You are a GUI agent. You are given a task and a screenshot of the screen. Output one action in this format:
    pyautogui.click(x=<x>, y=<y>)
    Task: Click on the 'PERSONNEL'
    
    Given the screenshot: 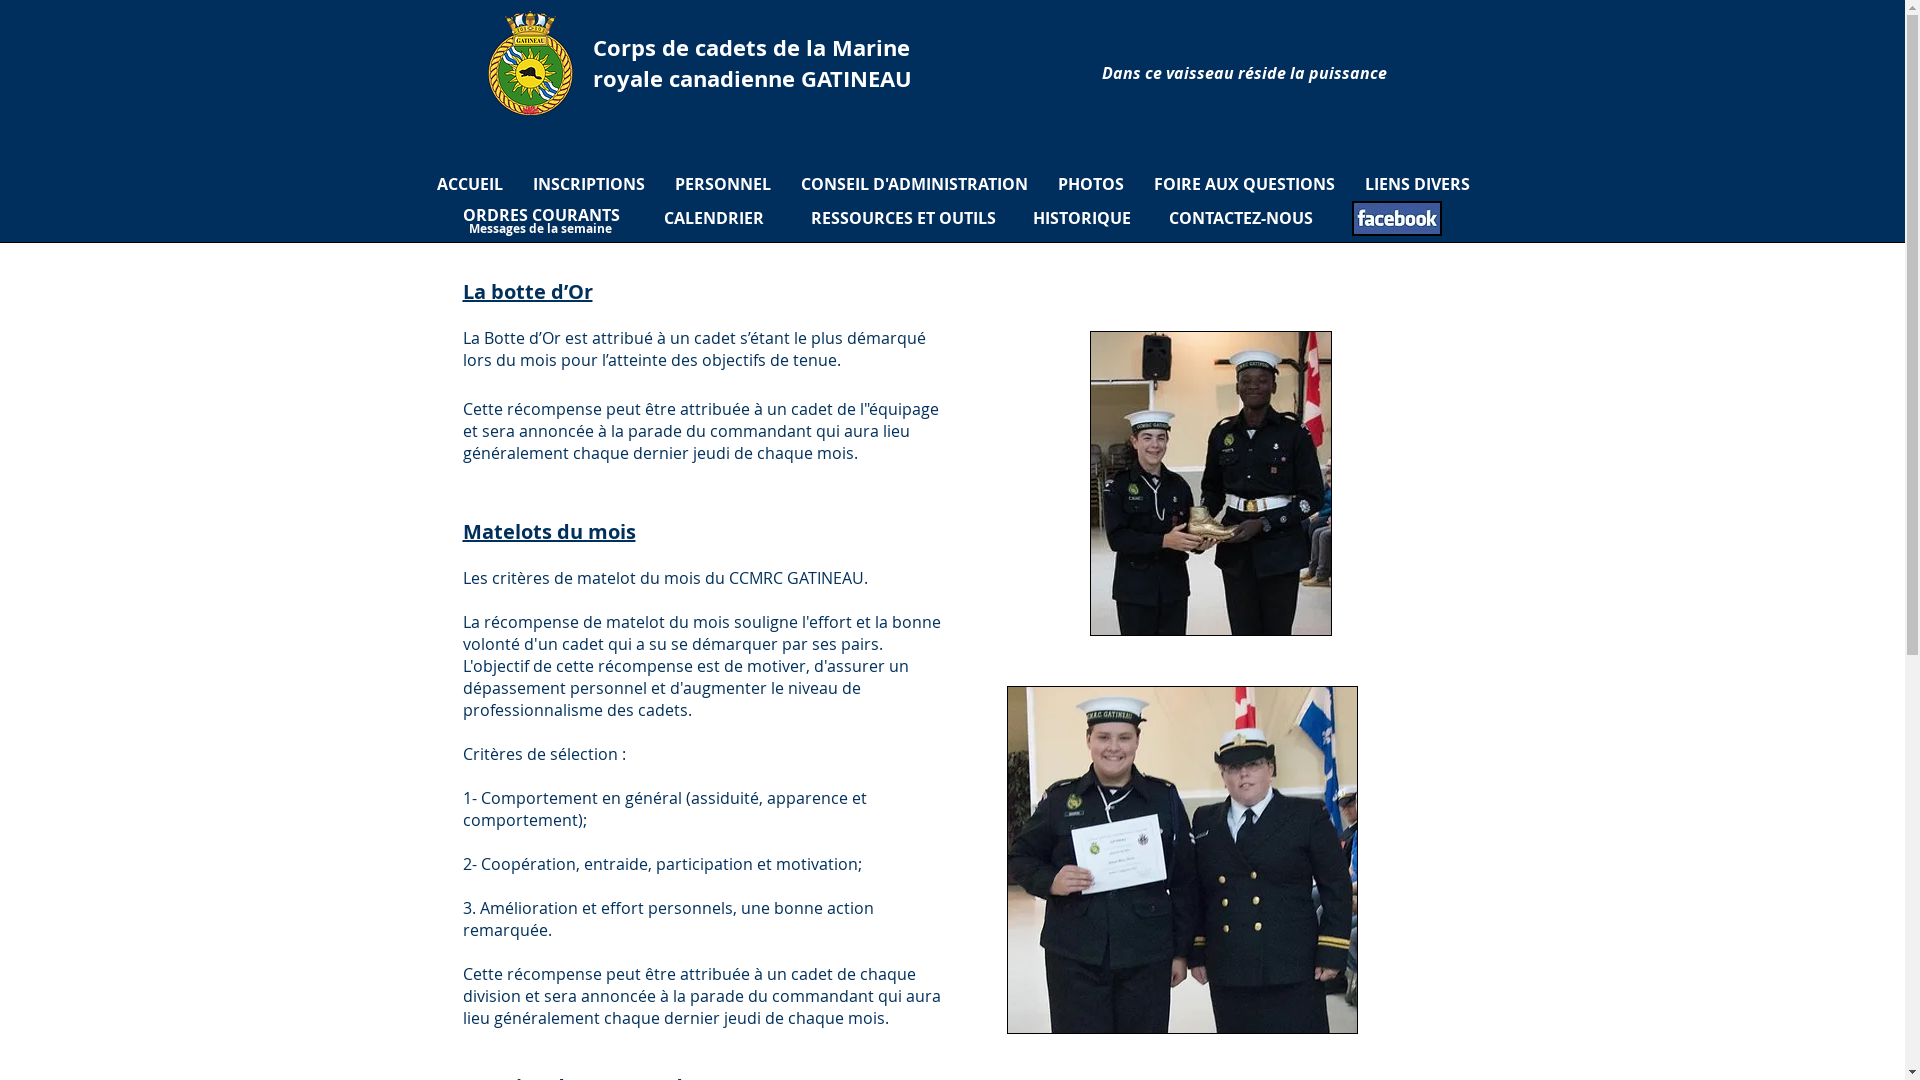 What is the action you would take?
    pyautogui.click(x=722, y=184)
    